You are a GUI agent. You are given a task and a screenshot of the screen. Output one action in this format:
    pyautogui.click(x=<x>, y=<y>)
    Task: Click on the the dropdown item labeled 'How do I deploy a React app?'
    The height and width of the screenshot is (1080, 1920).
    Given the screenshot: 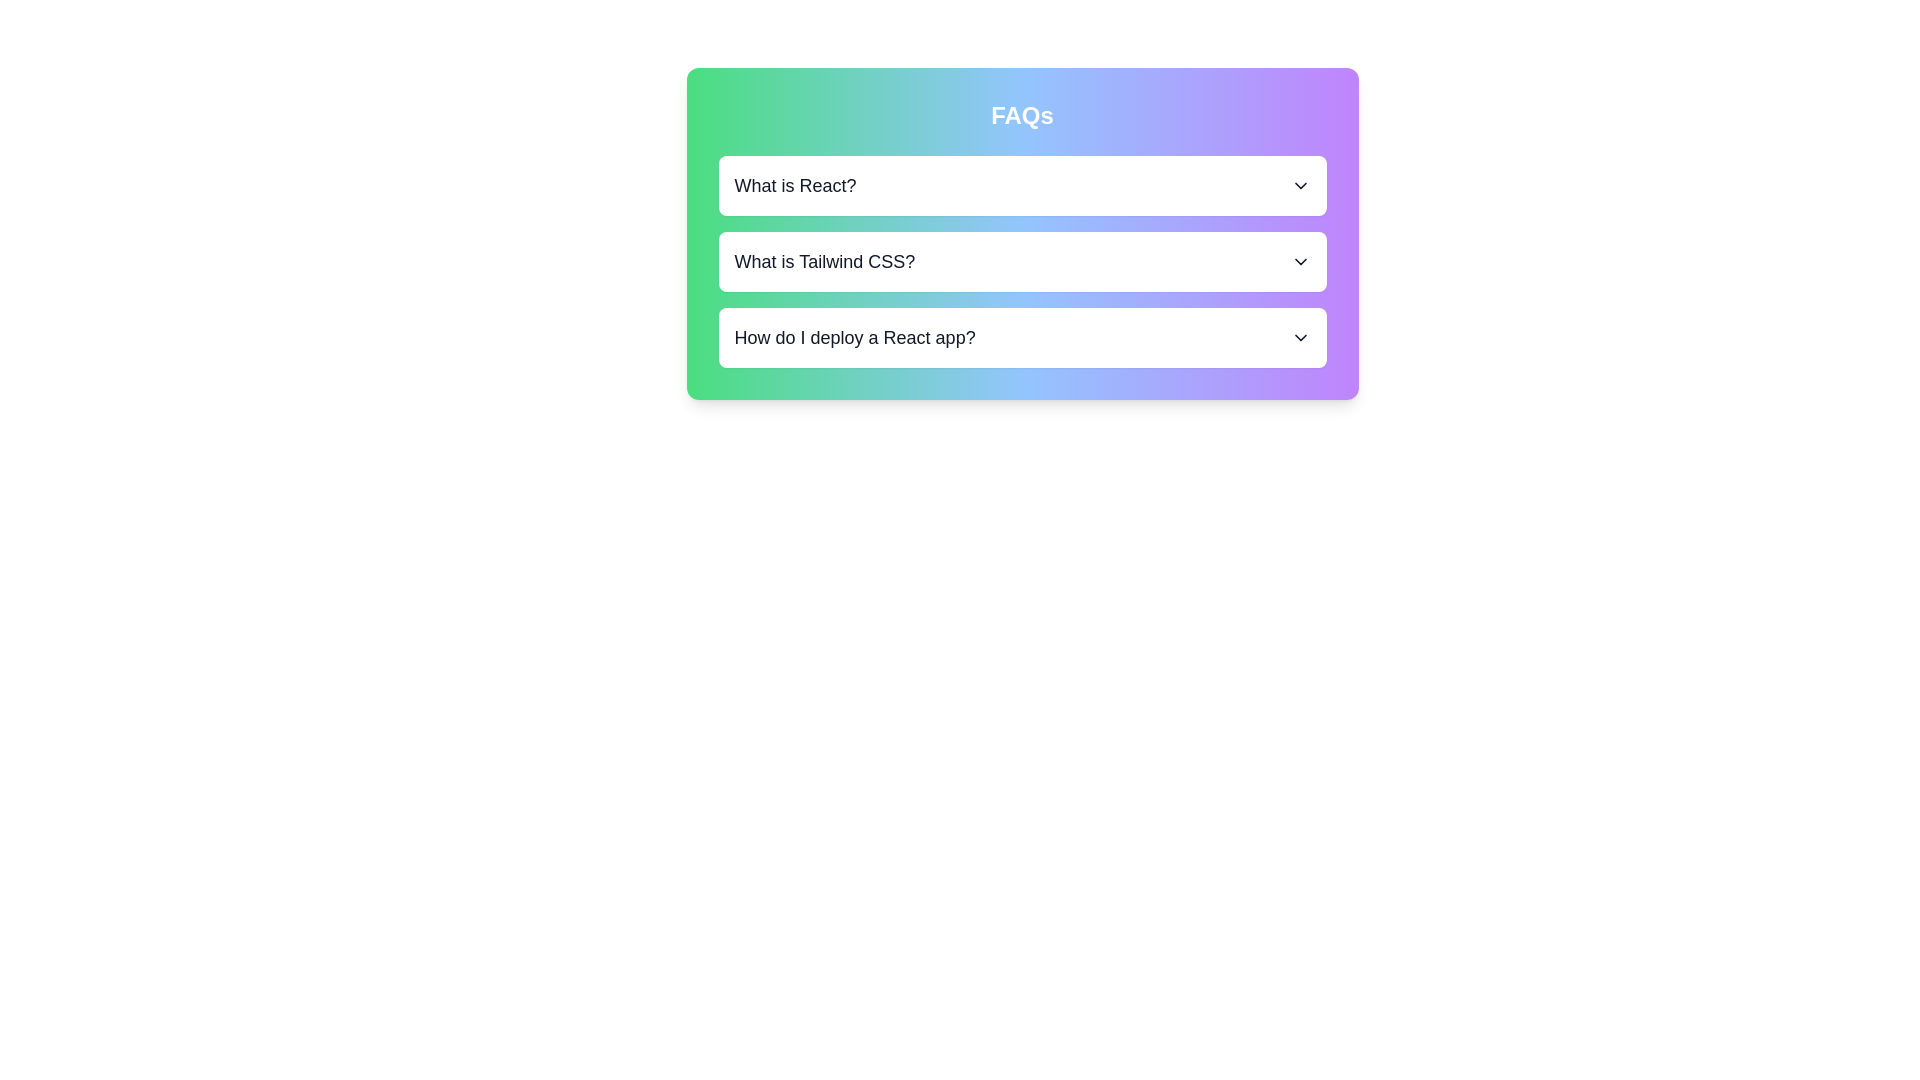 What is the action you would take?
    pyautogui.click(x=1022, y=337)
    